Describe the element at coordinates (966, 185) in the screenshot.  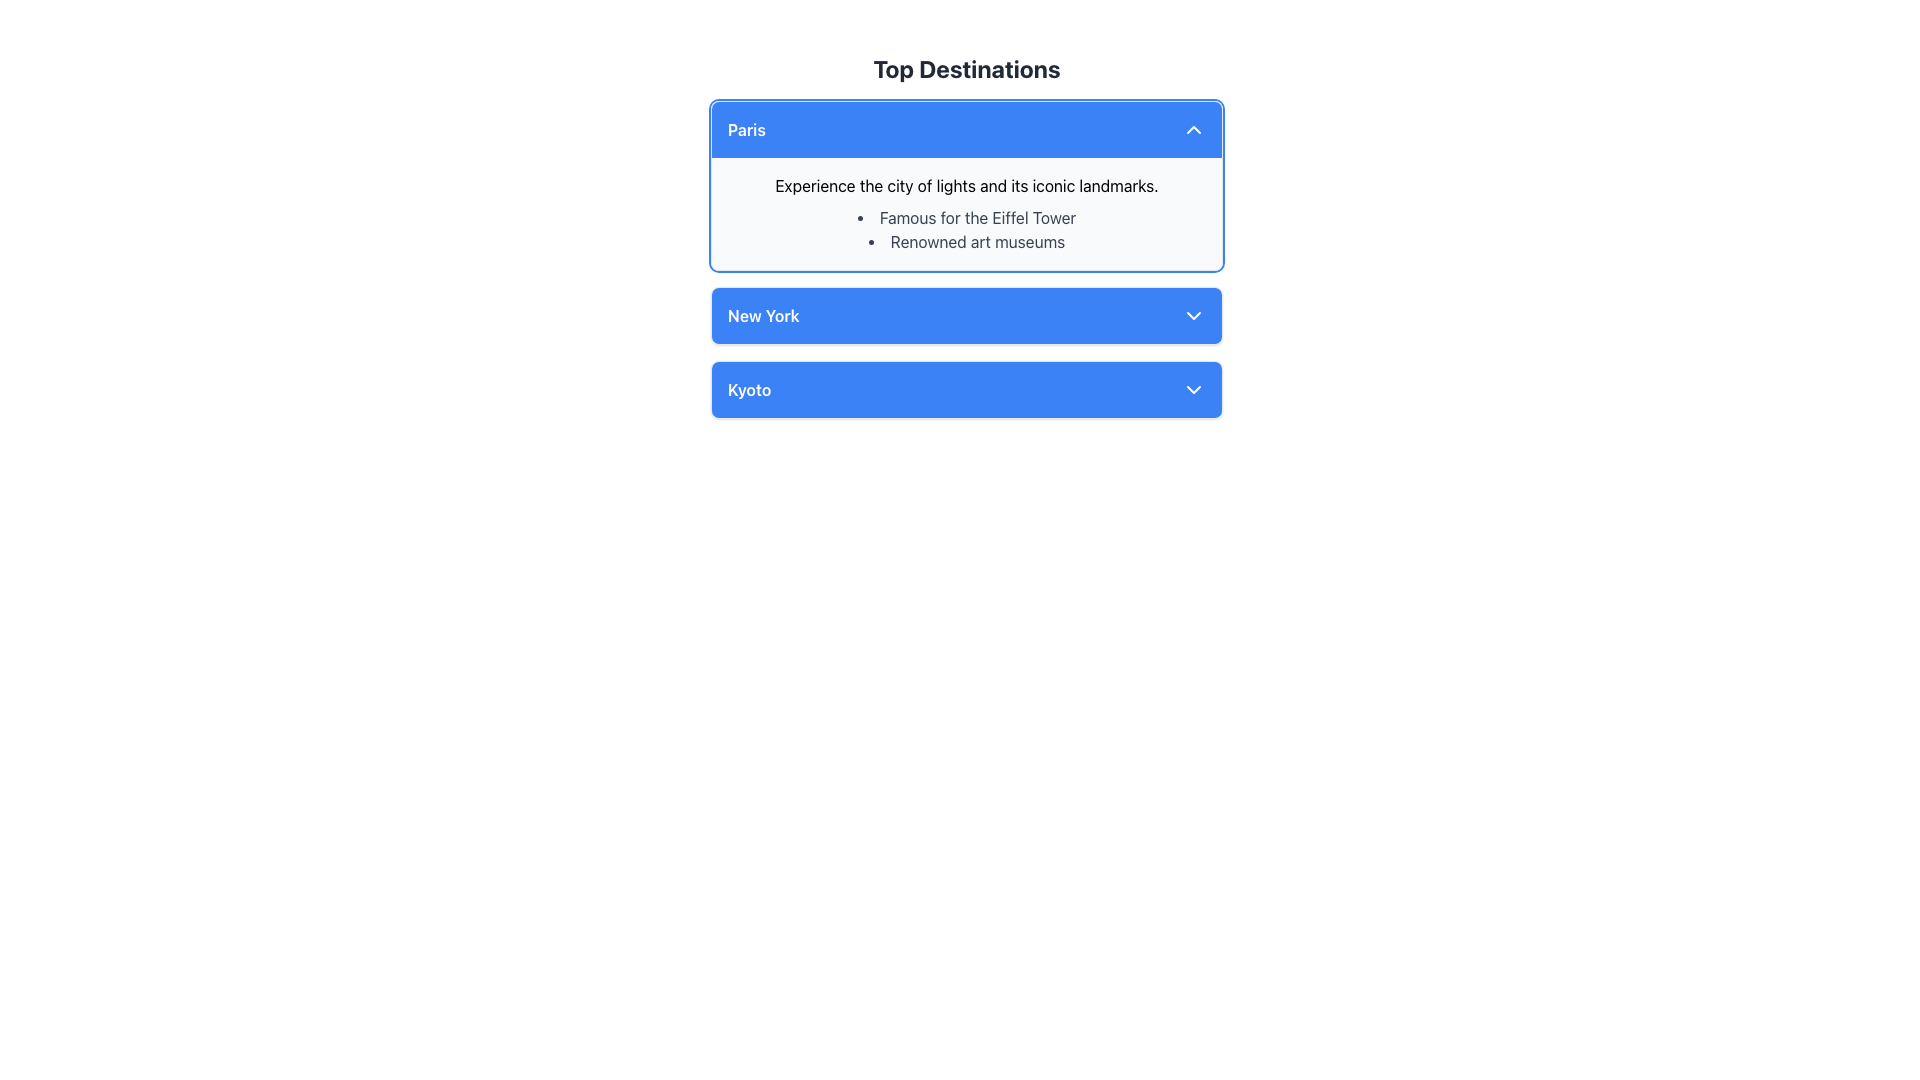
I see `text block displaying 'Experience the city of lights and its iconic landmarks.' which is located in the dropdown section titled 'Paris' in the 'Top Destinations' list, positioned directly below the title 'Paris.'` at that location.